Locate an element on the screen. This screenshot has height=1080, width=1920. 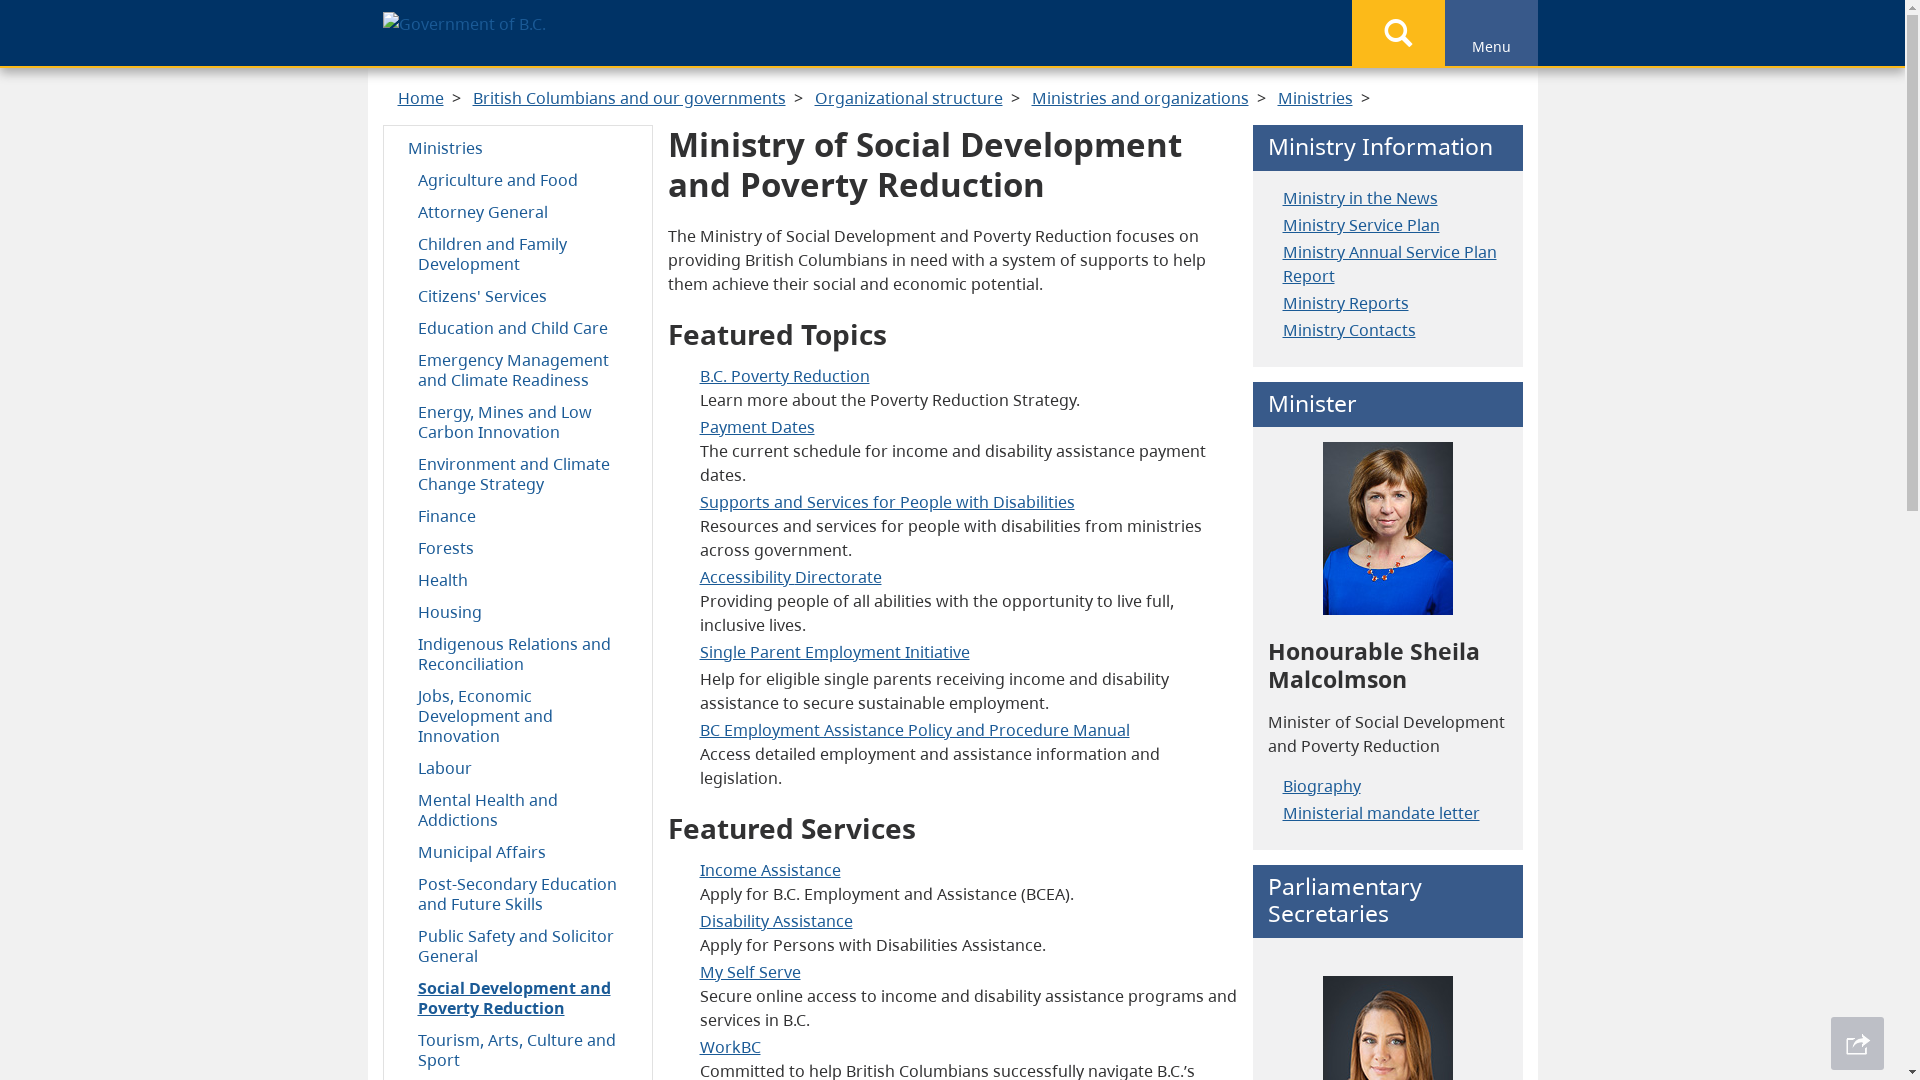
'Housing' is located at coordinates (518, 609).